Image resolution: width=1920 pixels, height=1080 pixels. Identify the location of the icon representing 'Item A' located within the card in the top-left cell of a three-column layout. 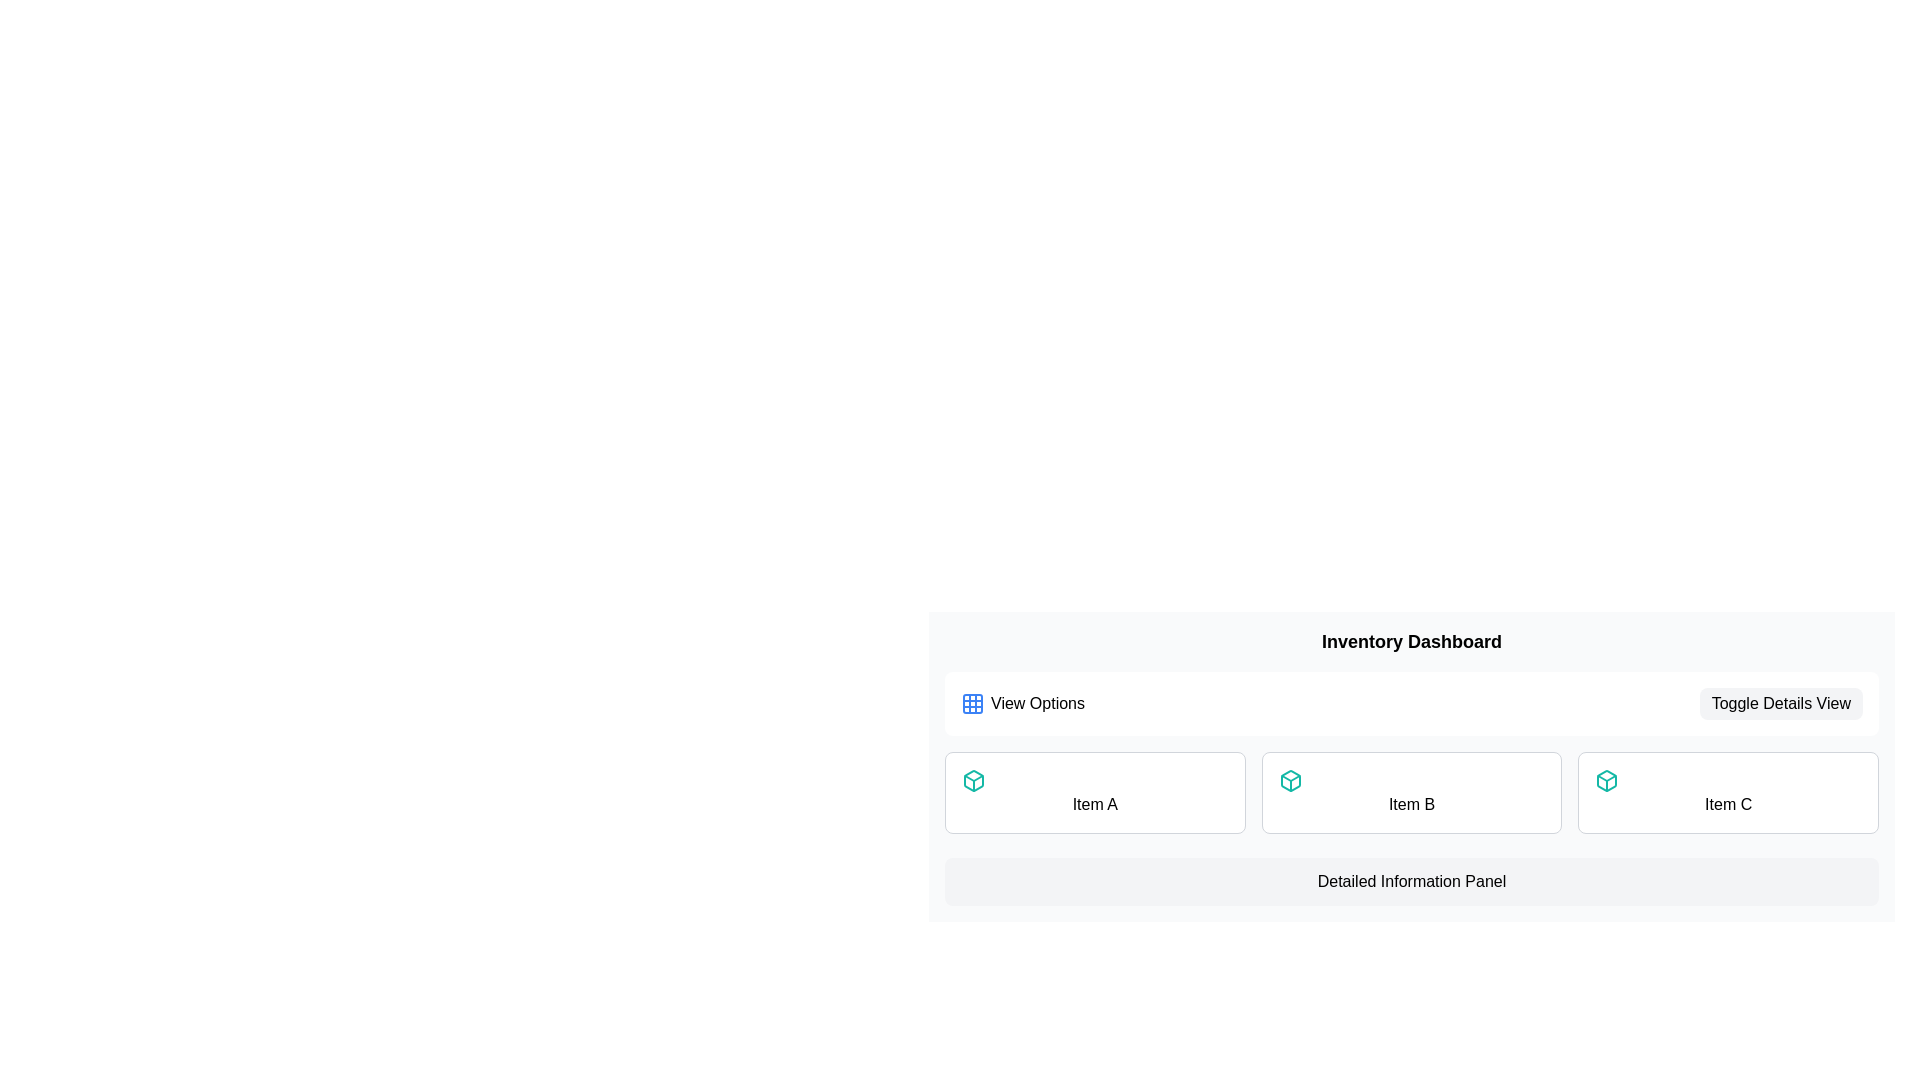
(974, 779).